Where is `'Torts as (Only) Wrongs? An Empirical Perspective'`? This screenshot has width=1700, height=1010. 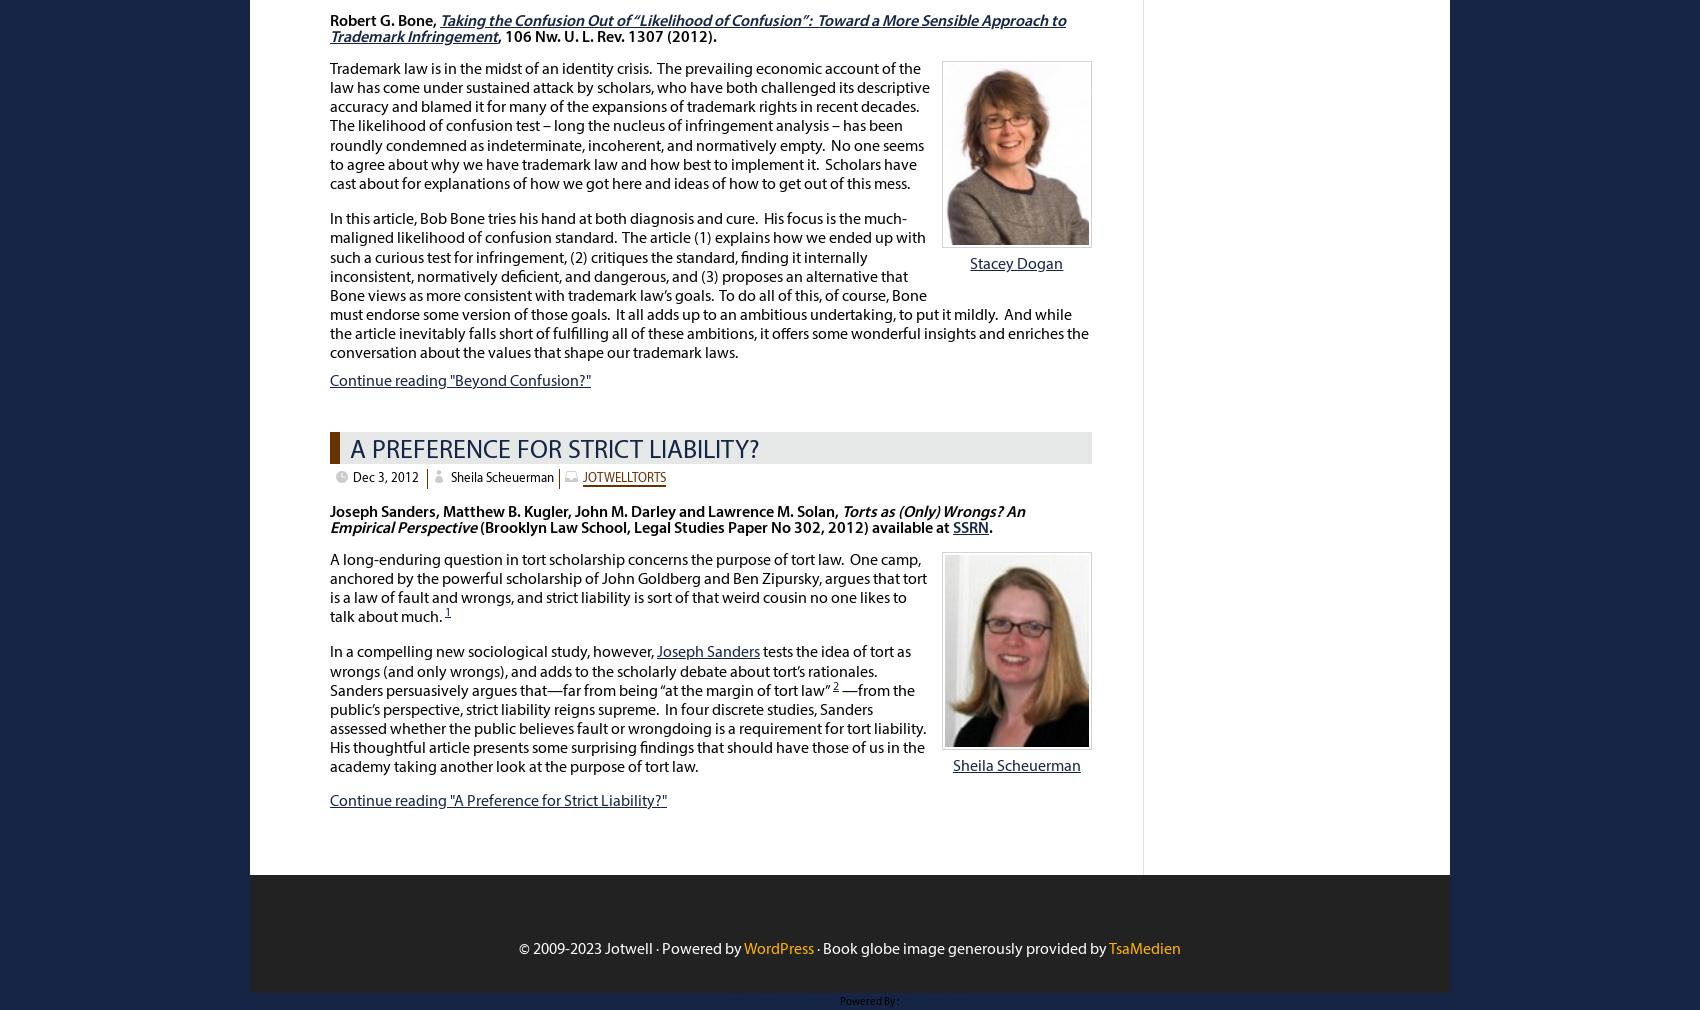
'Torts as (Only) Wrongs? An Empirical Perspective' is located at coordinates (328, 519).